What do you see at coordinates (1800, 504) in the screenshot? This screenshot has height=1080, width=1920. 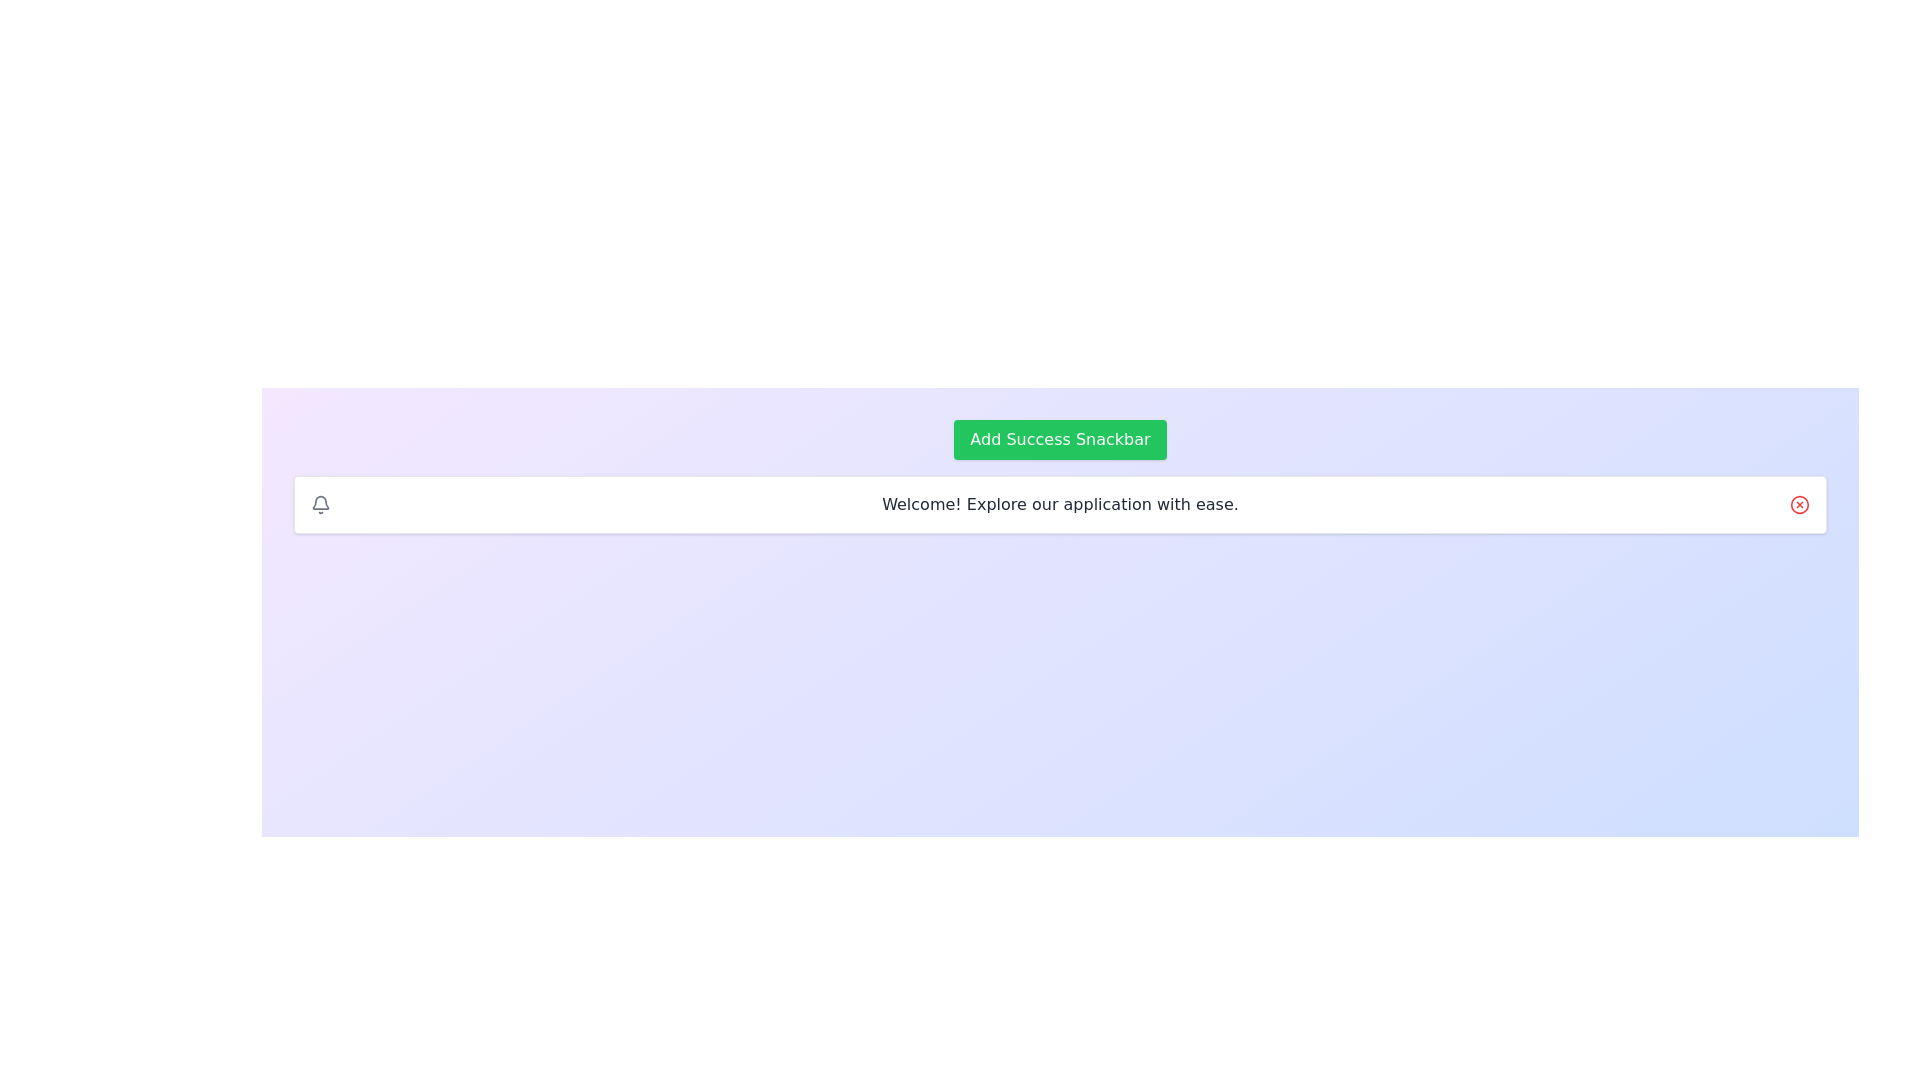 I see `the close button of the snackbar` at bounding box center [1800, 504].